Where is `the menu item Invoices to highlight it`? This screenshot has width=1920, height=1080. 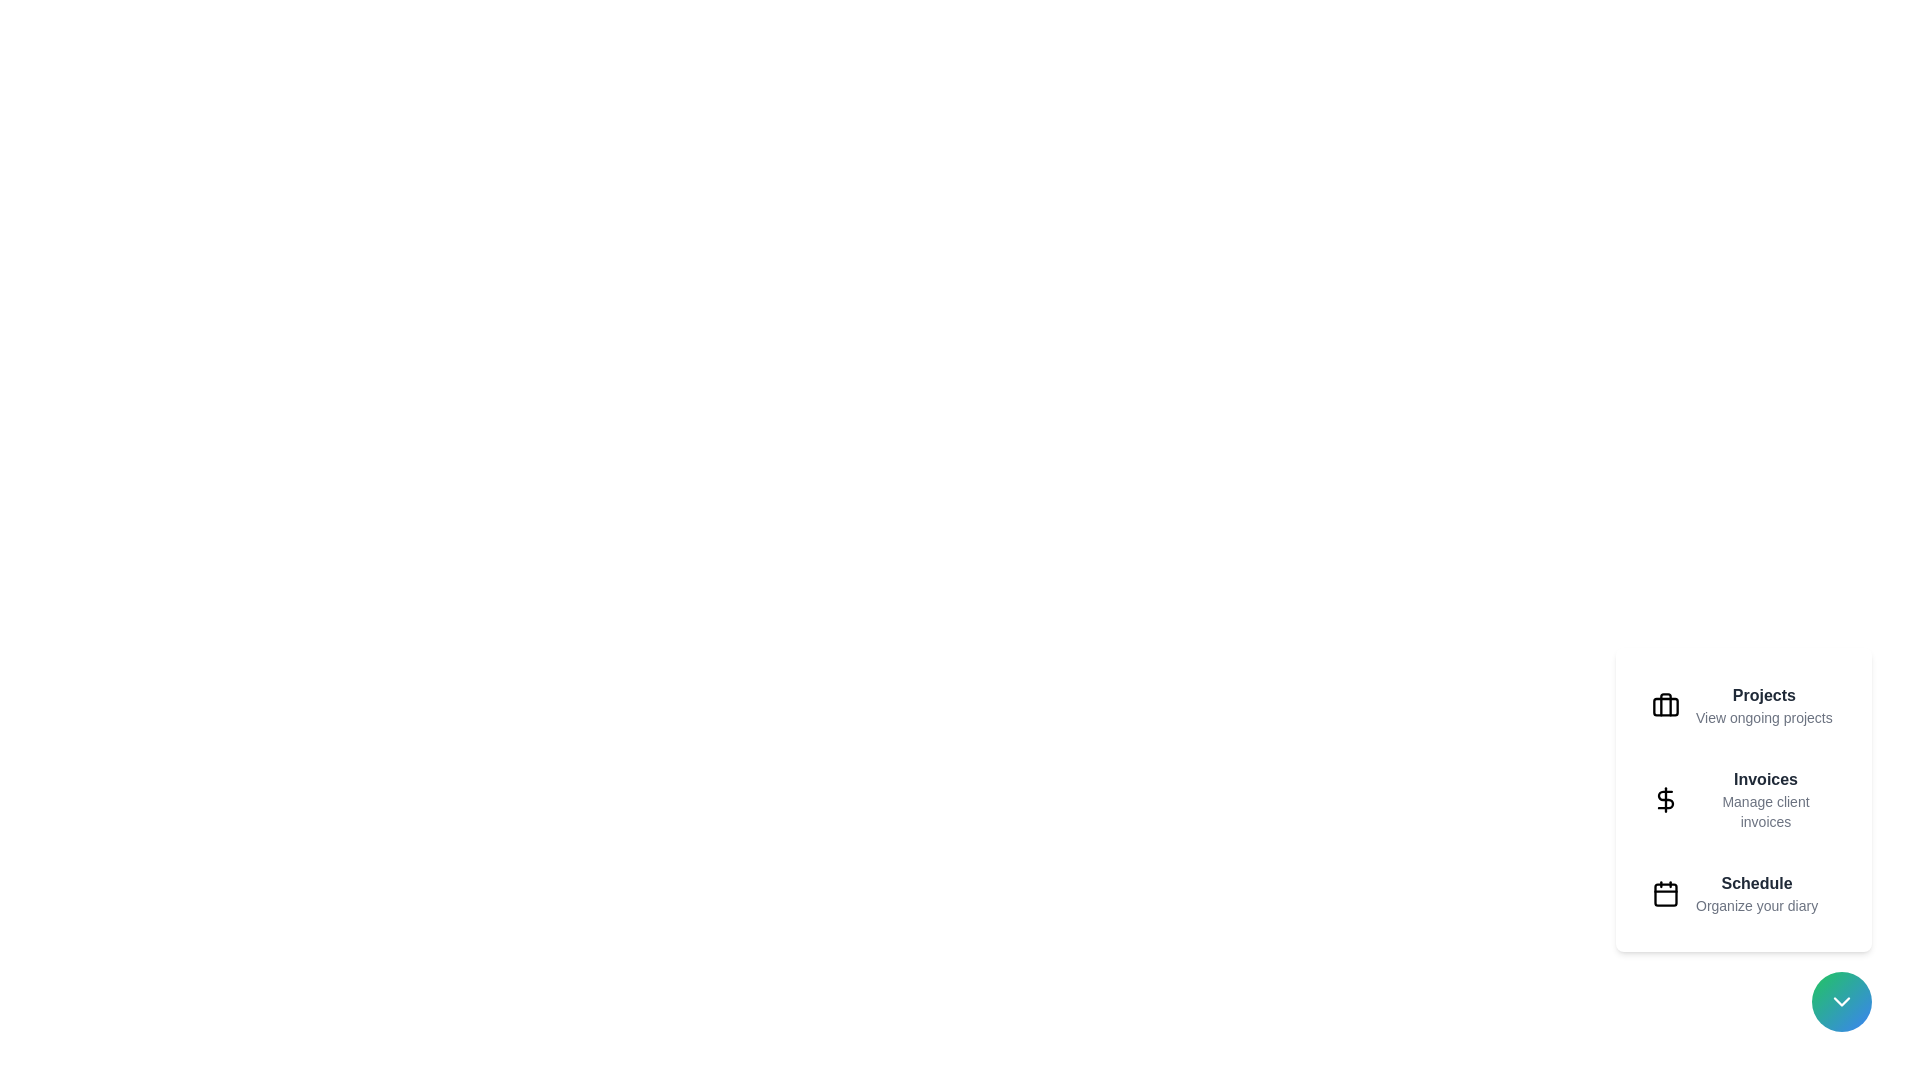 the menu item Invoices to highlight it is located at coordinates (1742, 798).